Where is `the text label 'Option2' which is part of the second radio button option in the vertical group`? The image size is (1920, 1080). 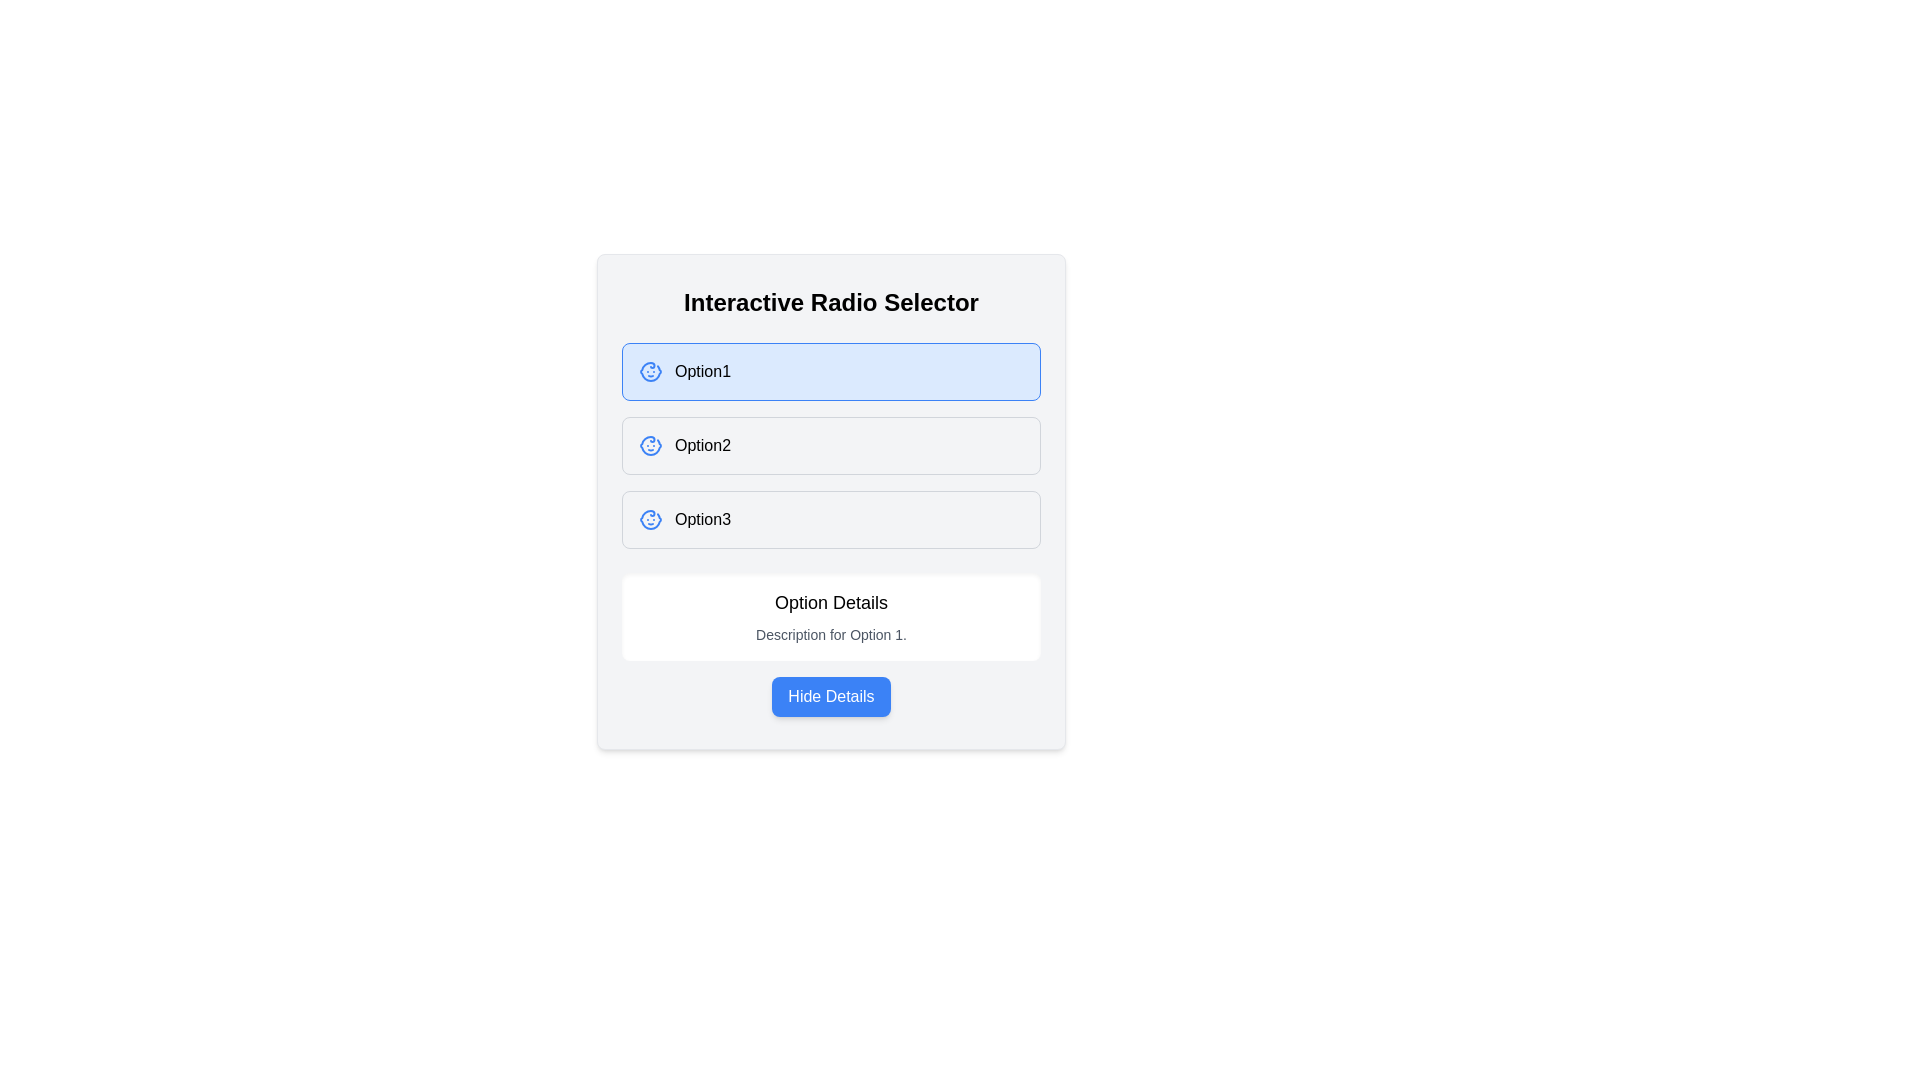
the text label 'Option2' which is part of the second radio button option in the vertical group is located at coordinates (703, 445).